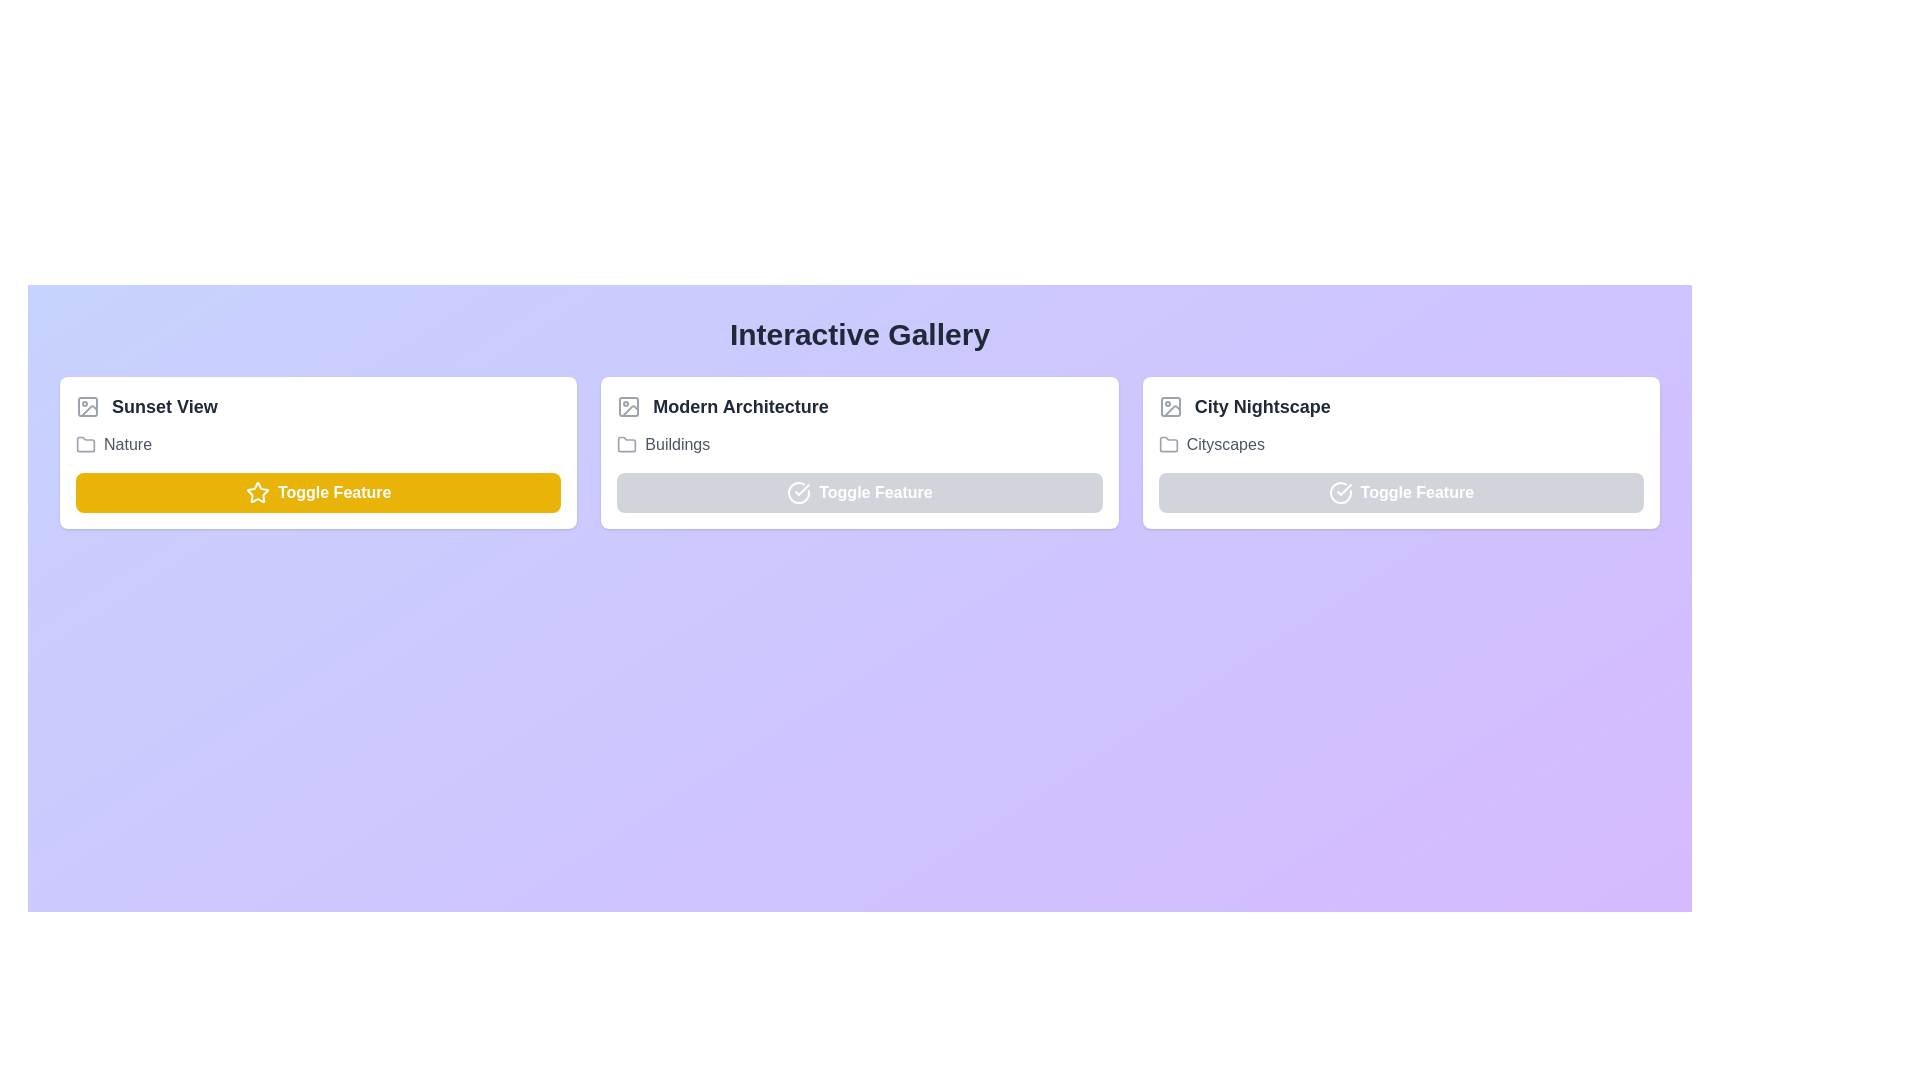 This screenshot has height=1080, width=1920. Describe the element at coordinates (1400, 452) in the screenshot. I see `the third card in the grid layout that displays a title and description for 'City Nightscape' to trigger a visual effect` at that location.